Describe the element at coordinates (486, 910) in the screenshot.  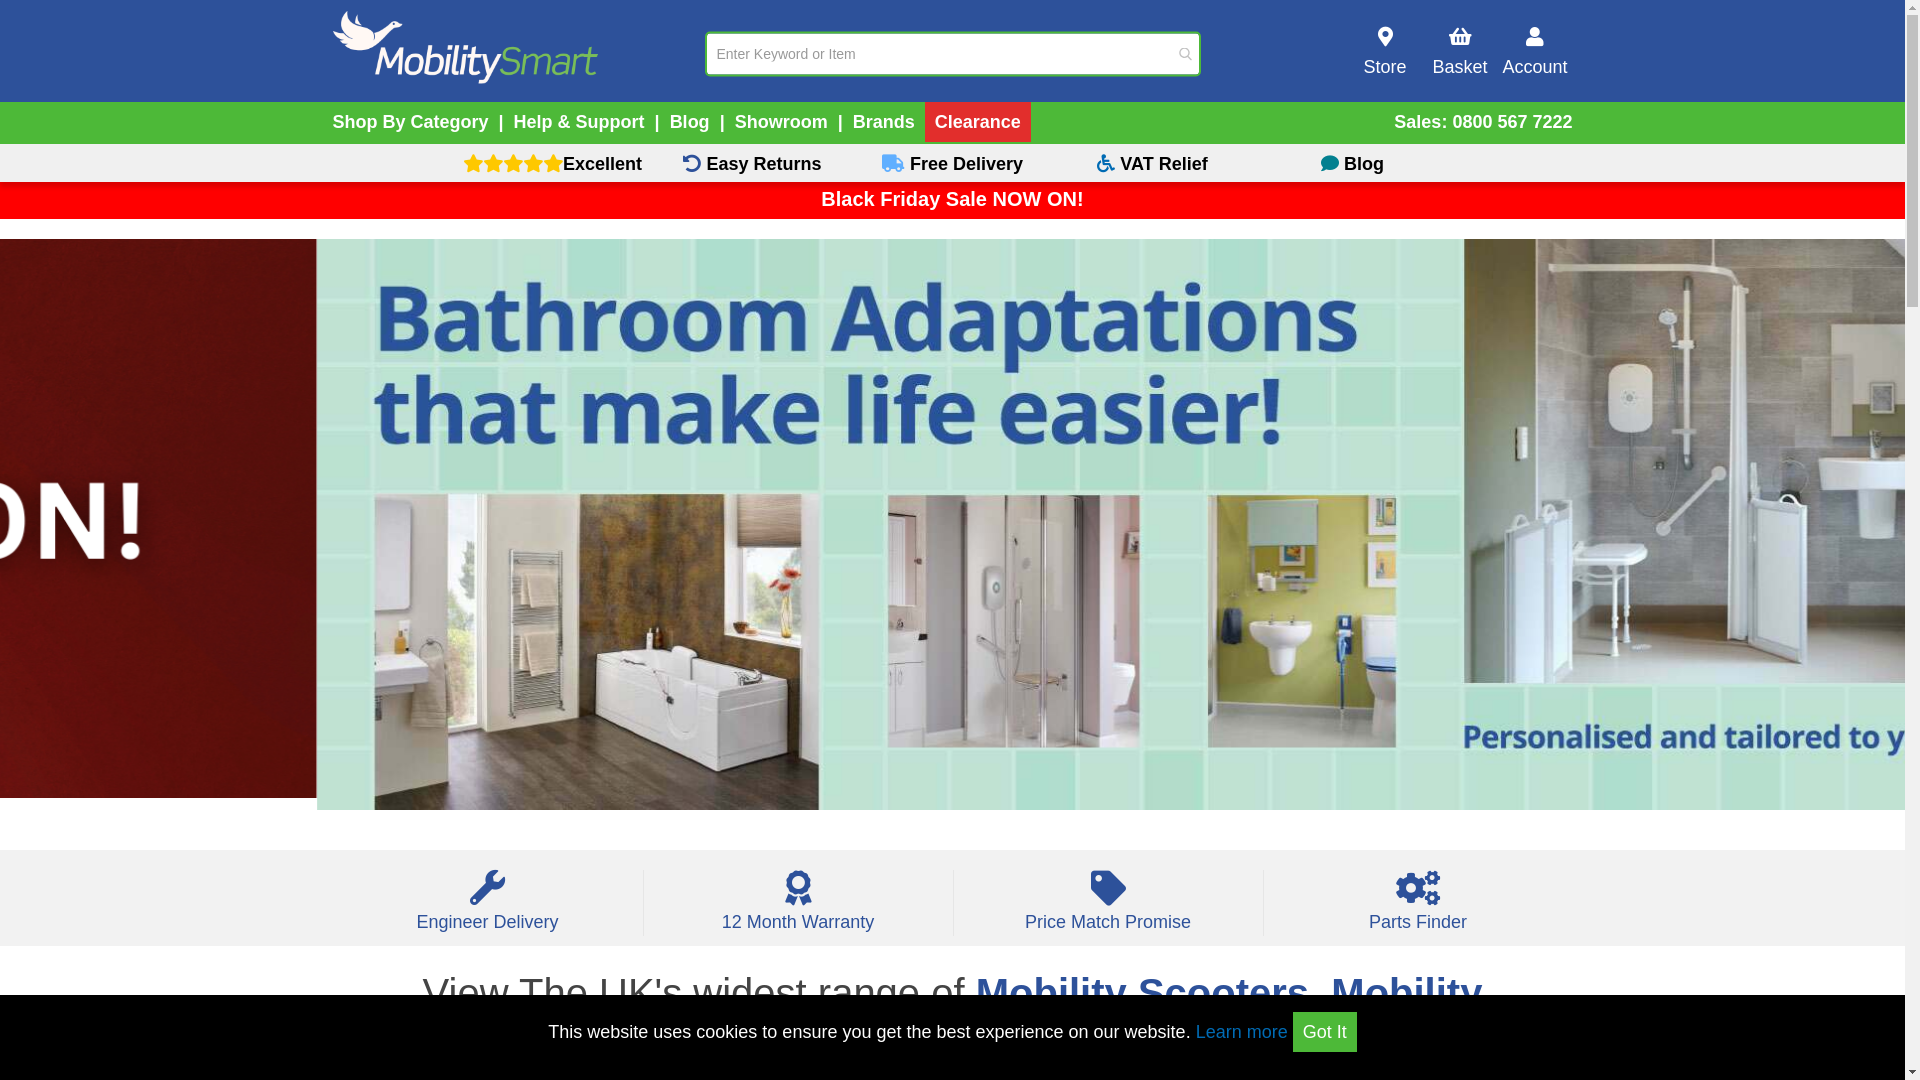
I see `'Engineer Delivery'` at that location.